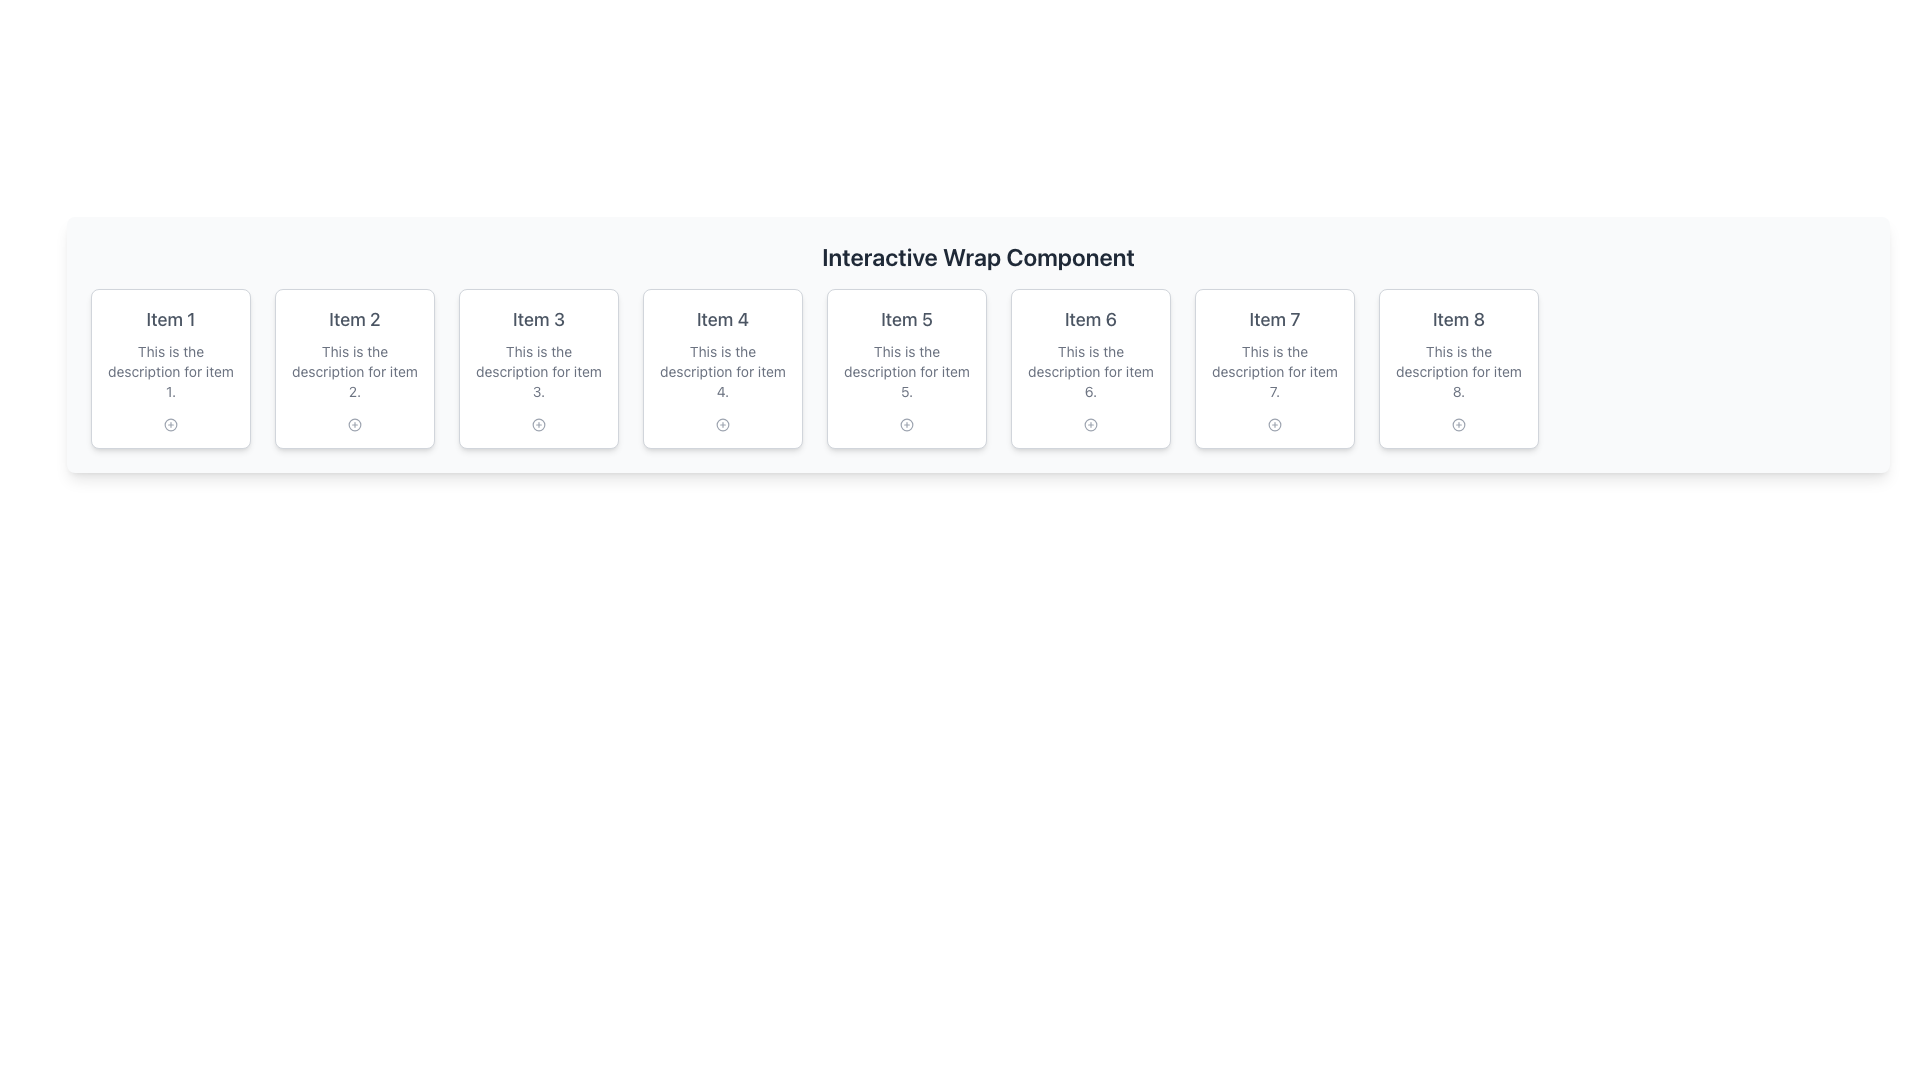 Image resolution: width=1920 pixels, height=1080 pixels. I want to click on the icon button located at the bottom center of the card labeled 'Item 8', which is the last card in a row of 8 cards, so click(1459, 423).